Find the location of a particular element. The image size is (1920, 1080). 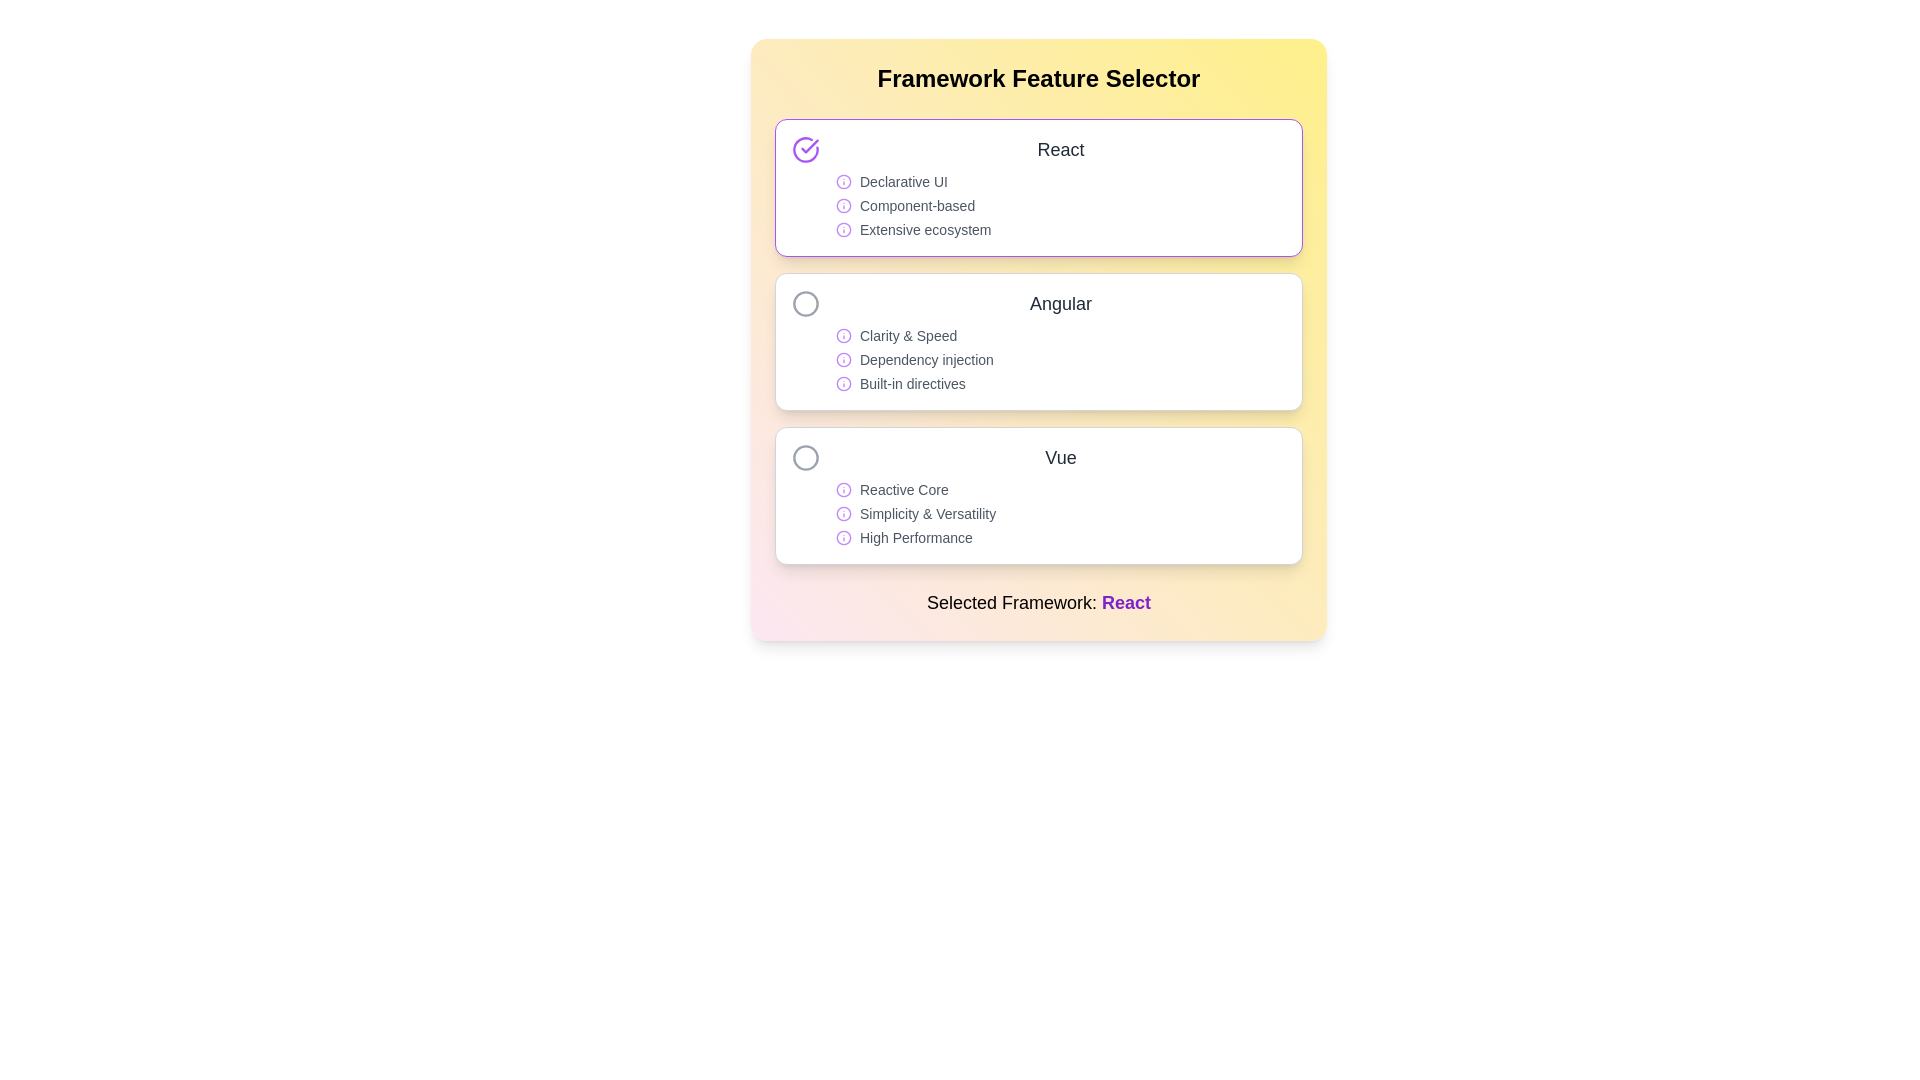

the purple SVG circle graphic that serves as an information indicator within the 'React' selection box, located near the top-left corner is located at coordinates (844, 205).